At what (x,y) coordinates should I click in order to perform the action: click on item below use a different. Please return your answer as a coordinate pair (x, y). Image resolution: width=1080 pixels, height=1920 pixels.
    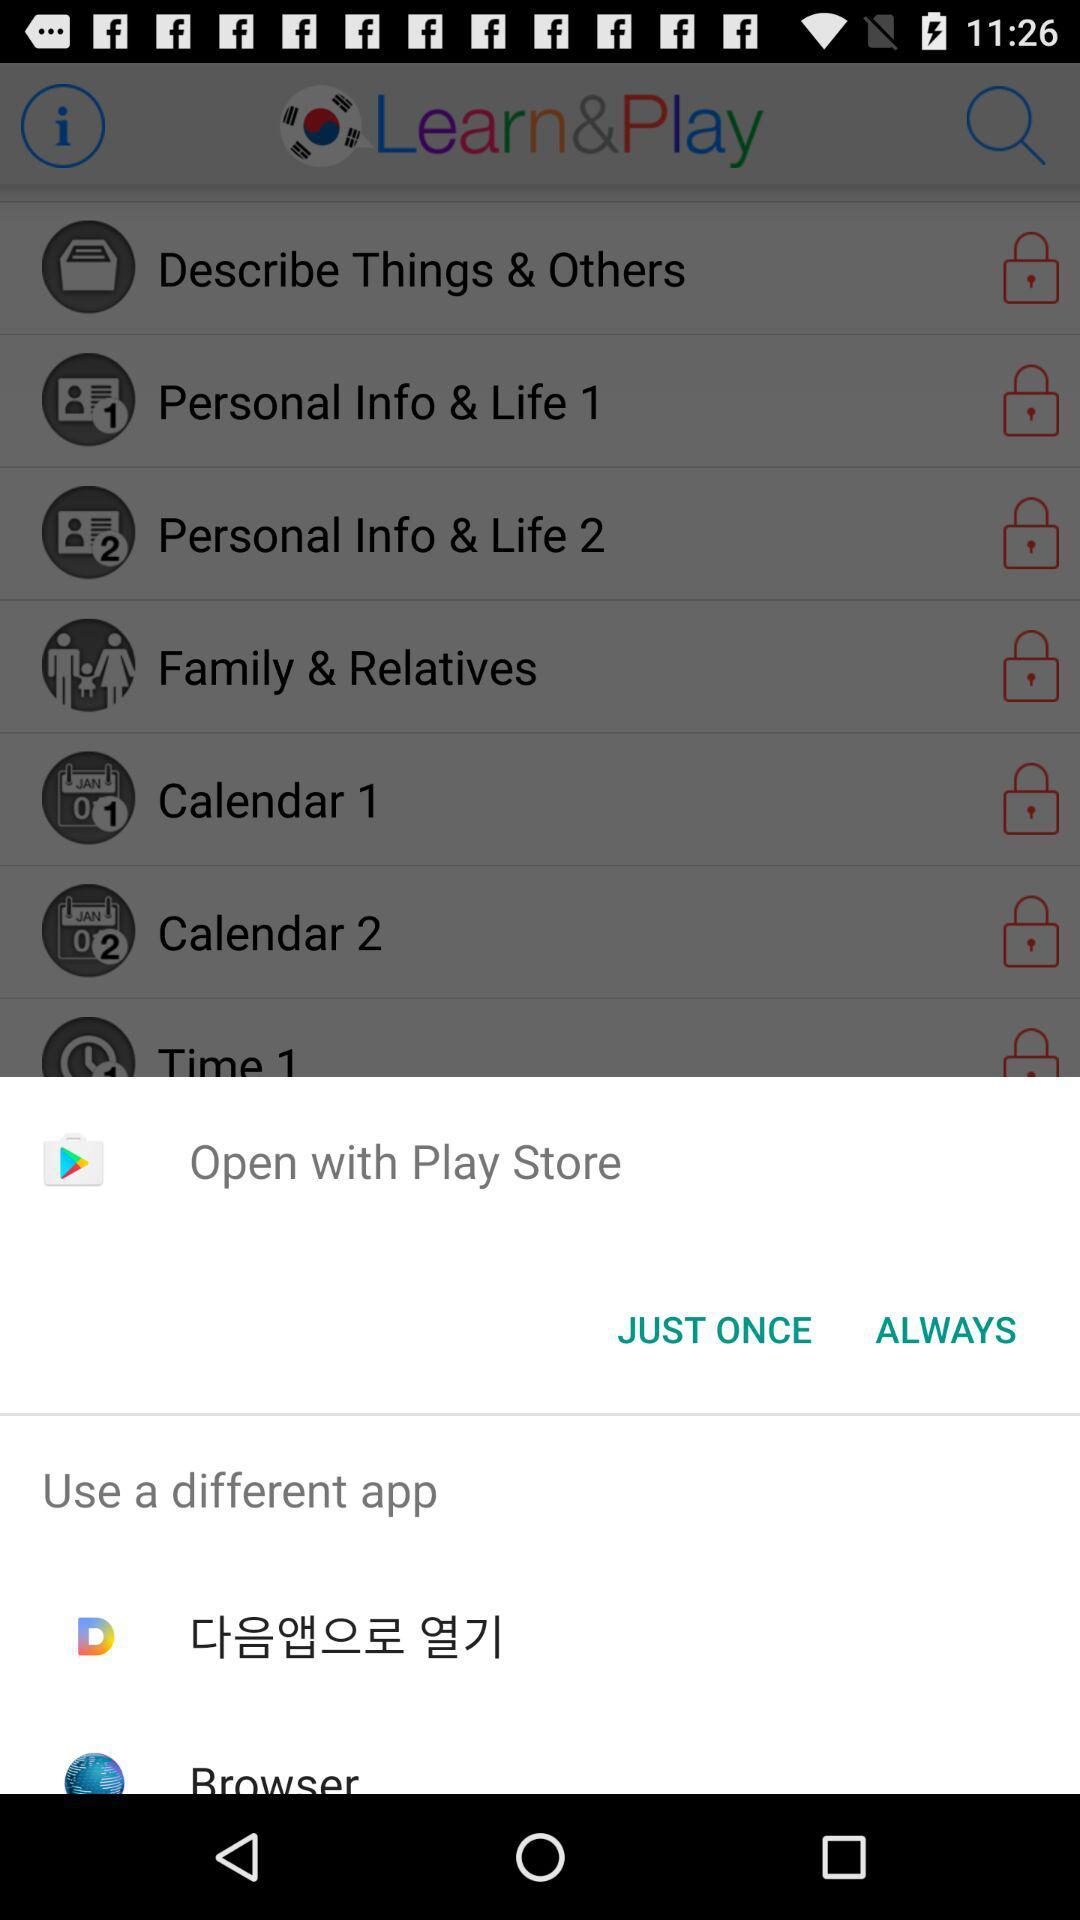
    Looking at the image, I should click on (346, 1636).